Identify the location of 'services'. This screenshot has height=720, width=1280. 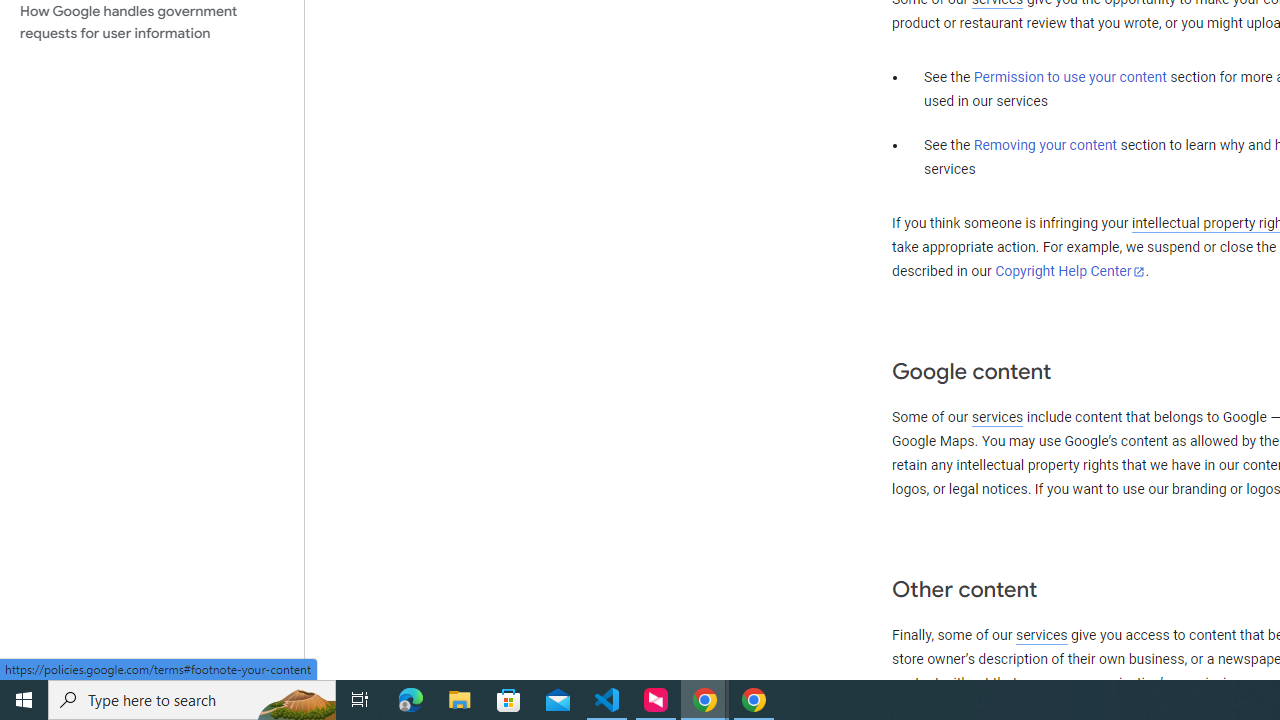
(1040, 635).